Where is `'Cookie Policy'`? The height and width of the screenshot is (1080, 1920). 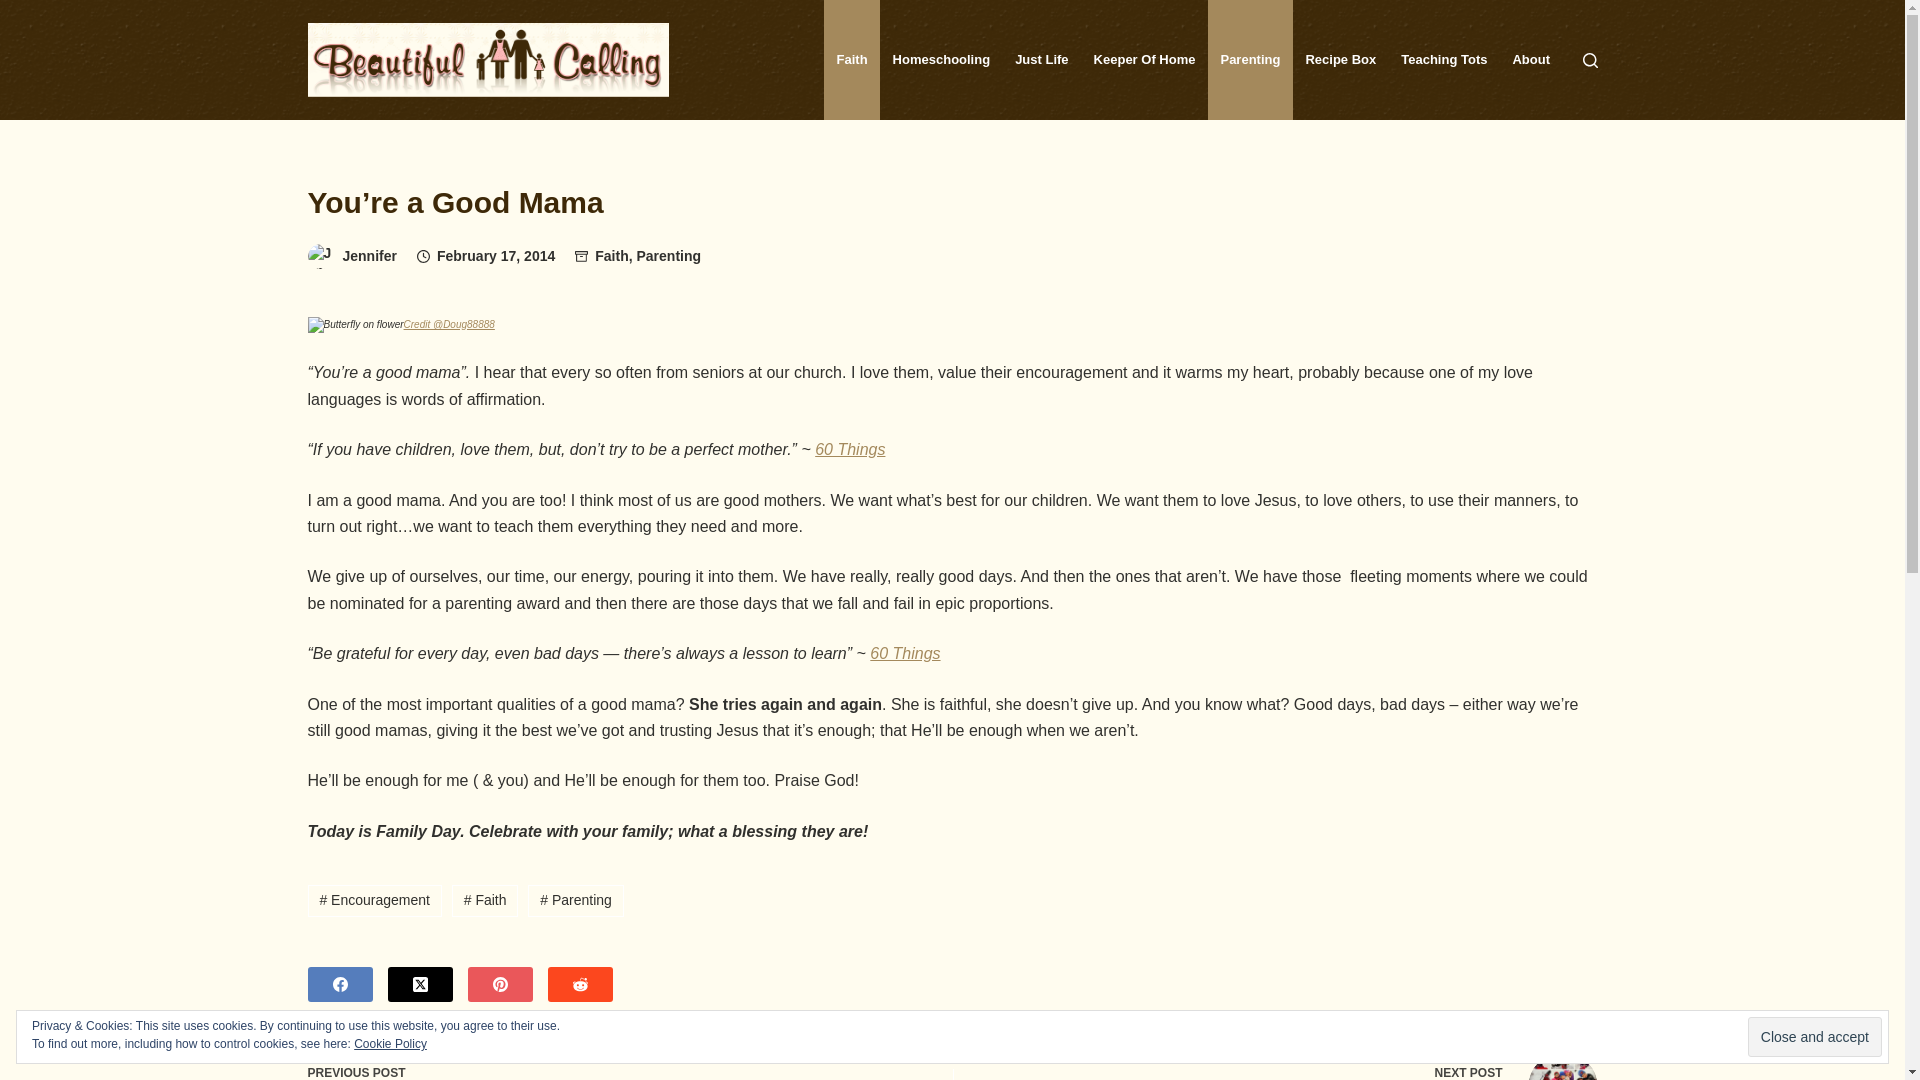
'Cookie Policy' is located at coordinates (390, 1043).